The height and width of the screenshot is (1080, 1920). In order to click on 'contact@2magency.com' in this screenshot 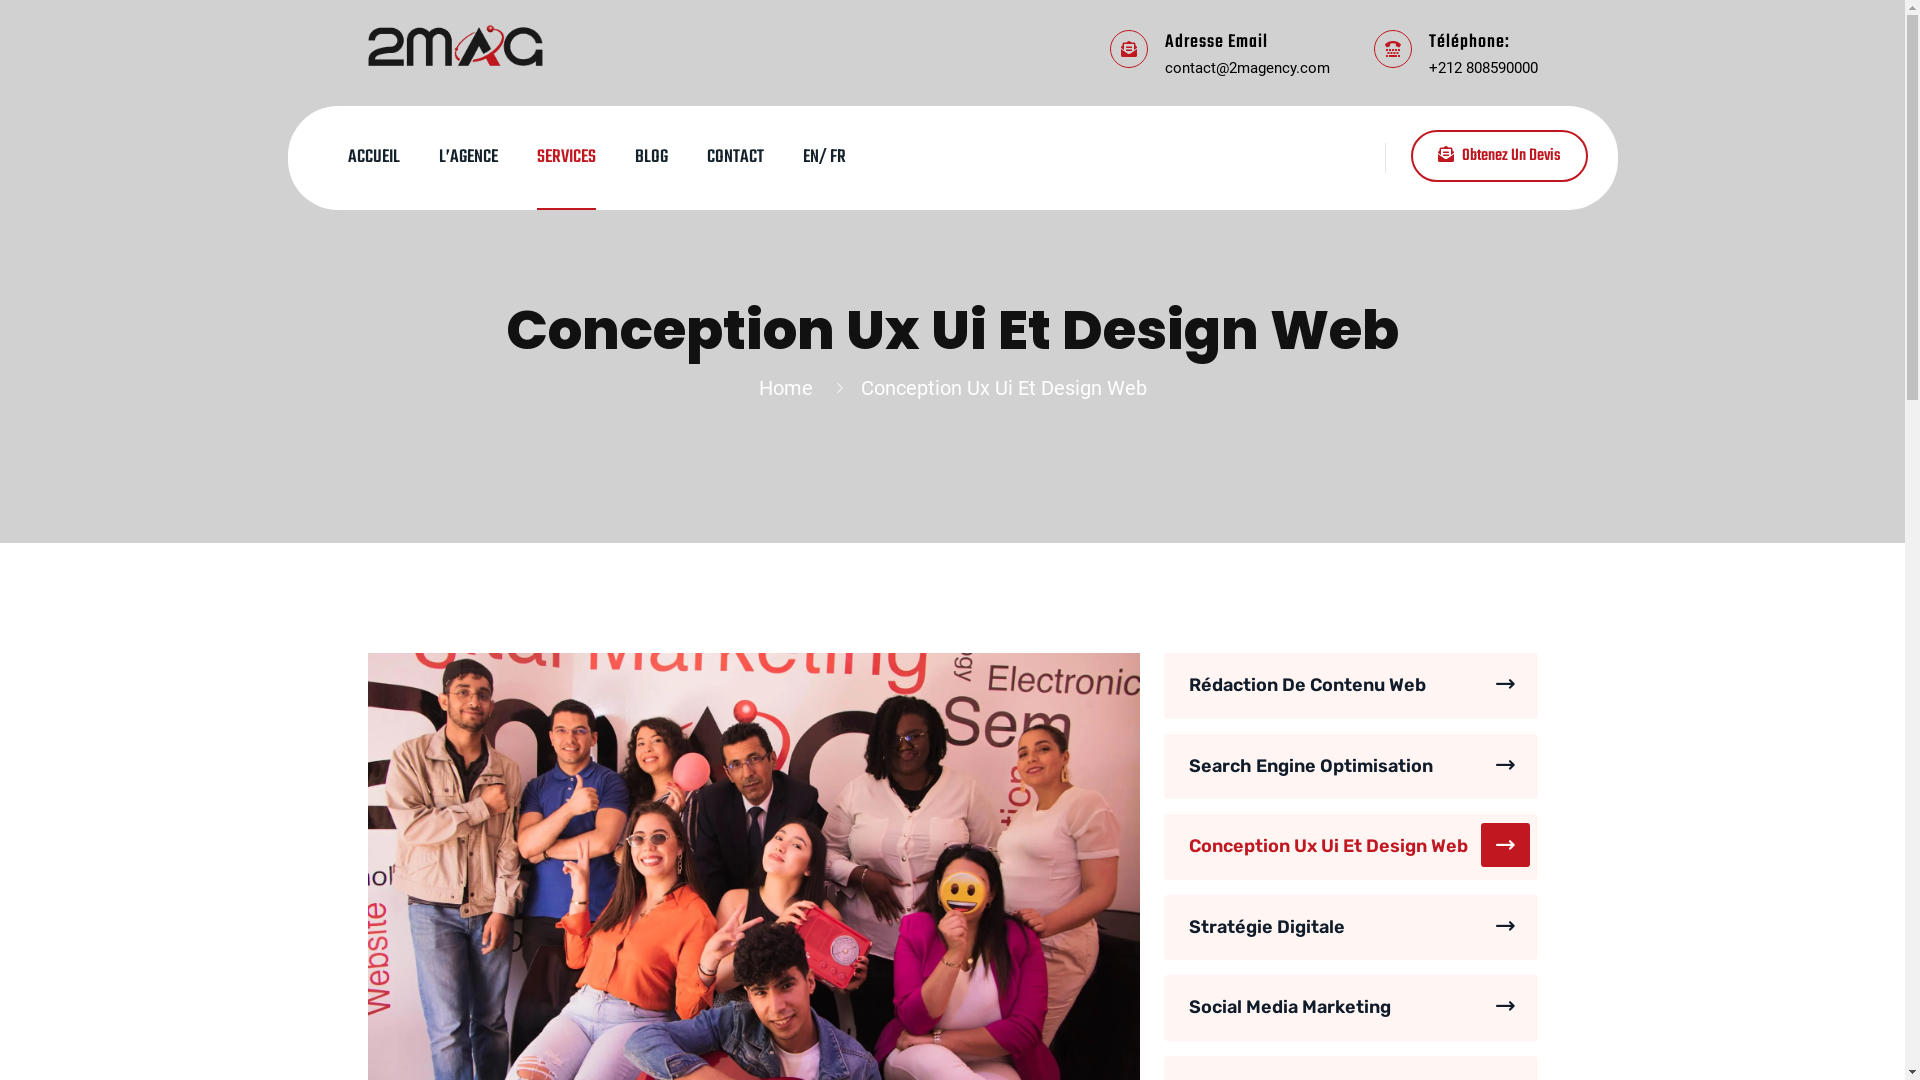, I will do `click(1245, 65)`.